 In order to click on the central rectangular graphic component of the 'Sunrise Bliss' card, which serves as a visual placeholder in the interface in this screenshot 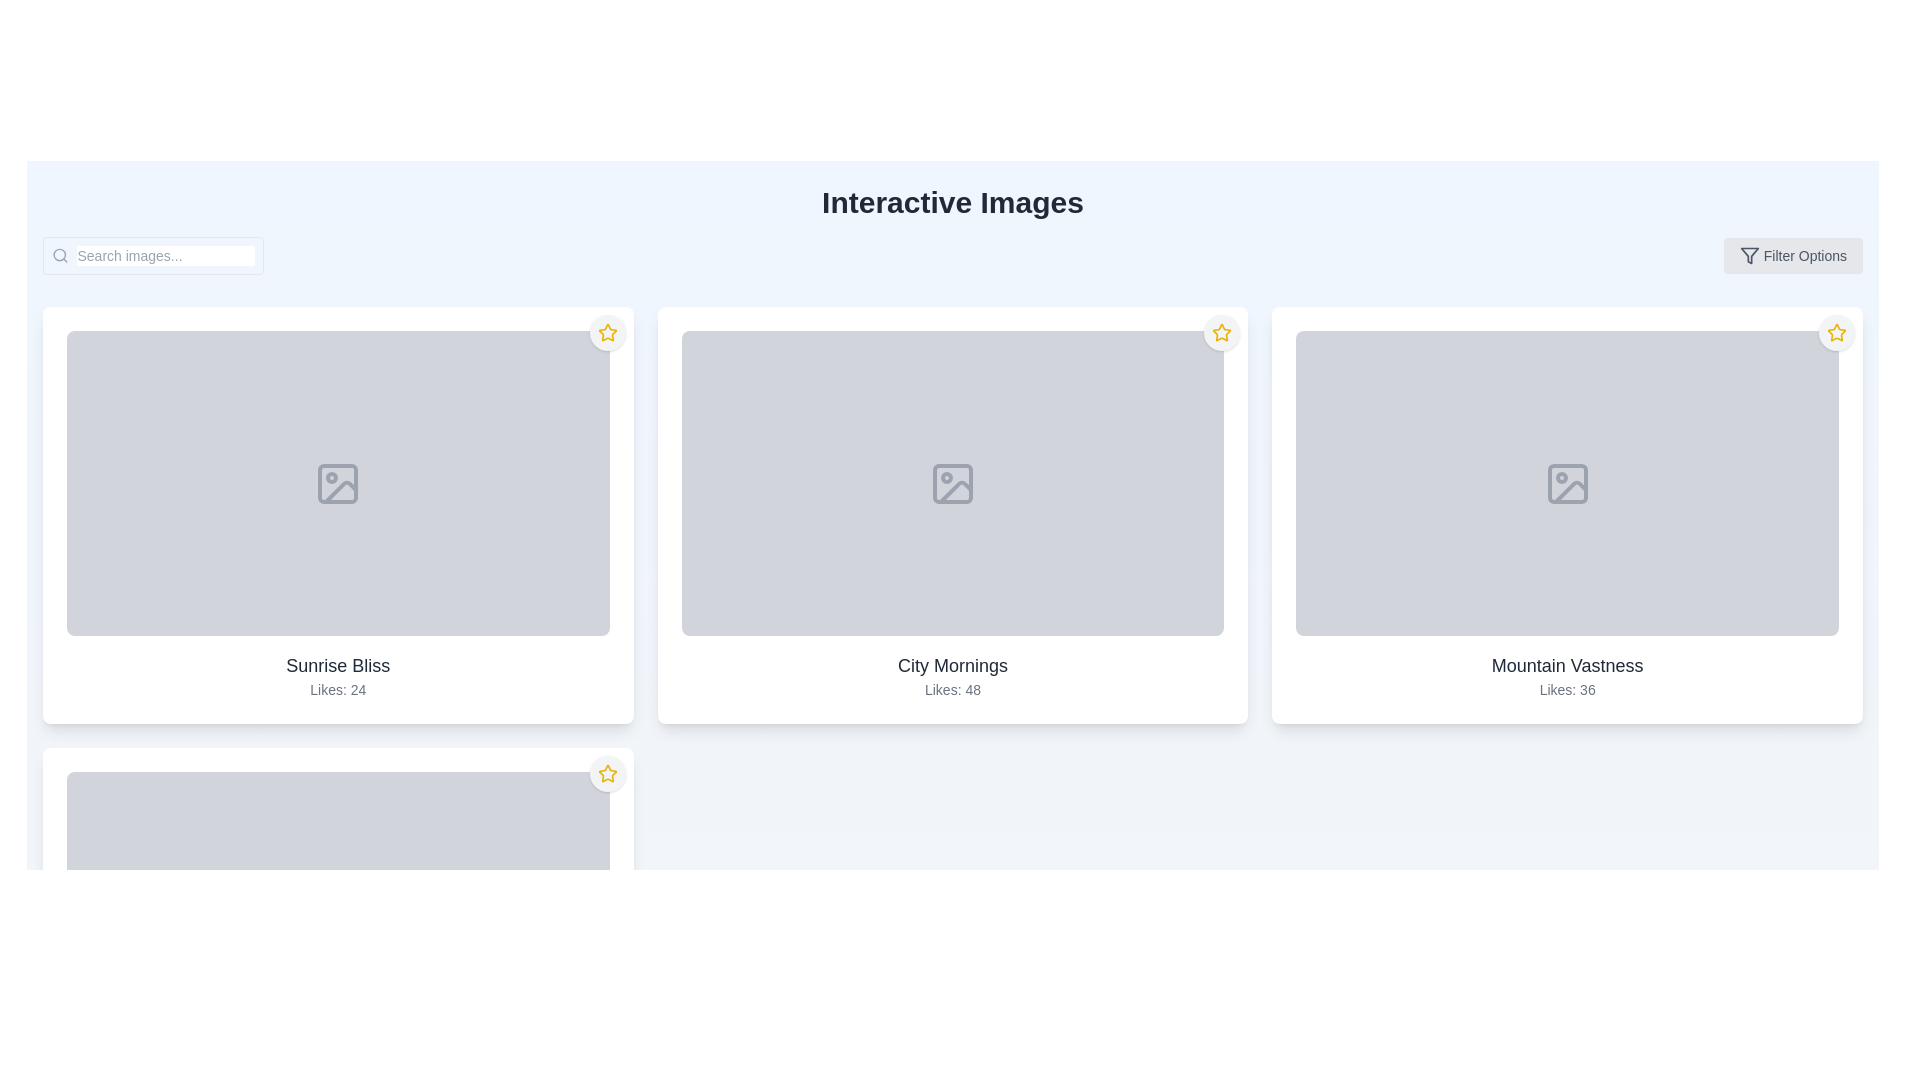, I will do `click(338, 483)`.